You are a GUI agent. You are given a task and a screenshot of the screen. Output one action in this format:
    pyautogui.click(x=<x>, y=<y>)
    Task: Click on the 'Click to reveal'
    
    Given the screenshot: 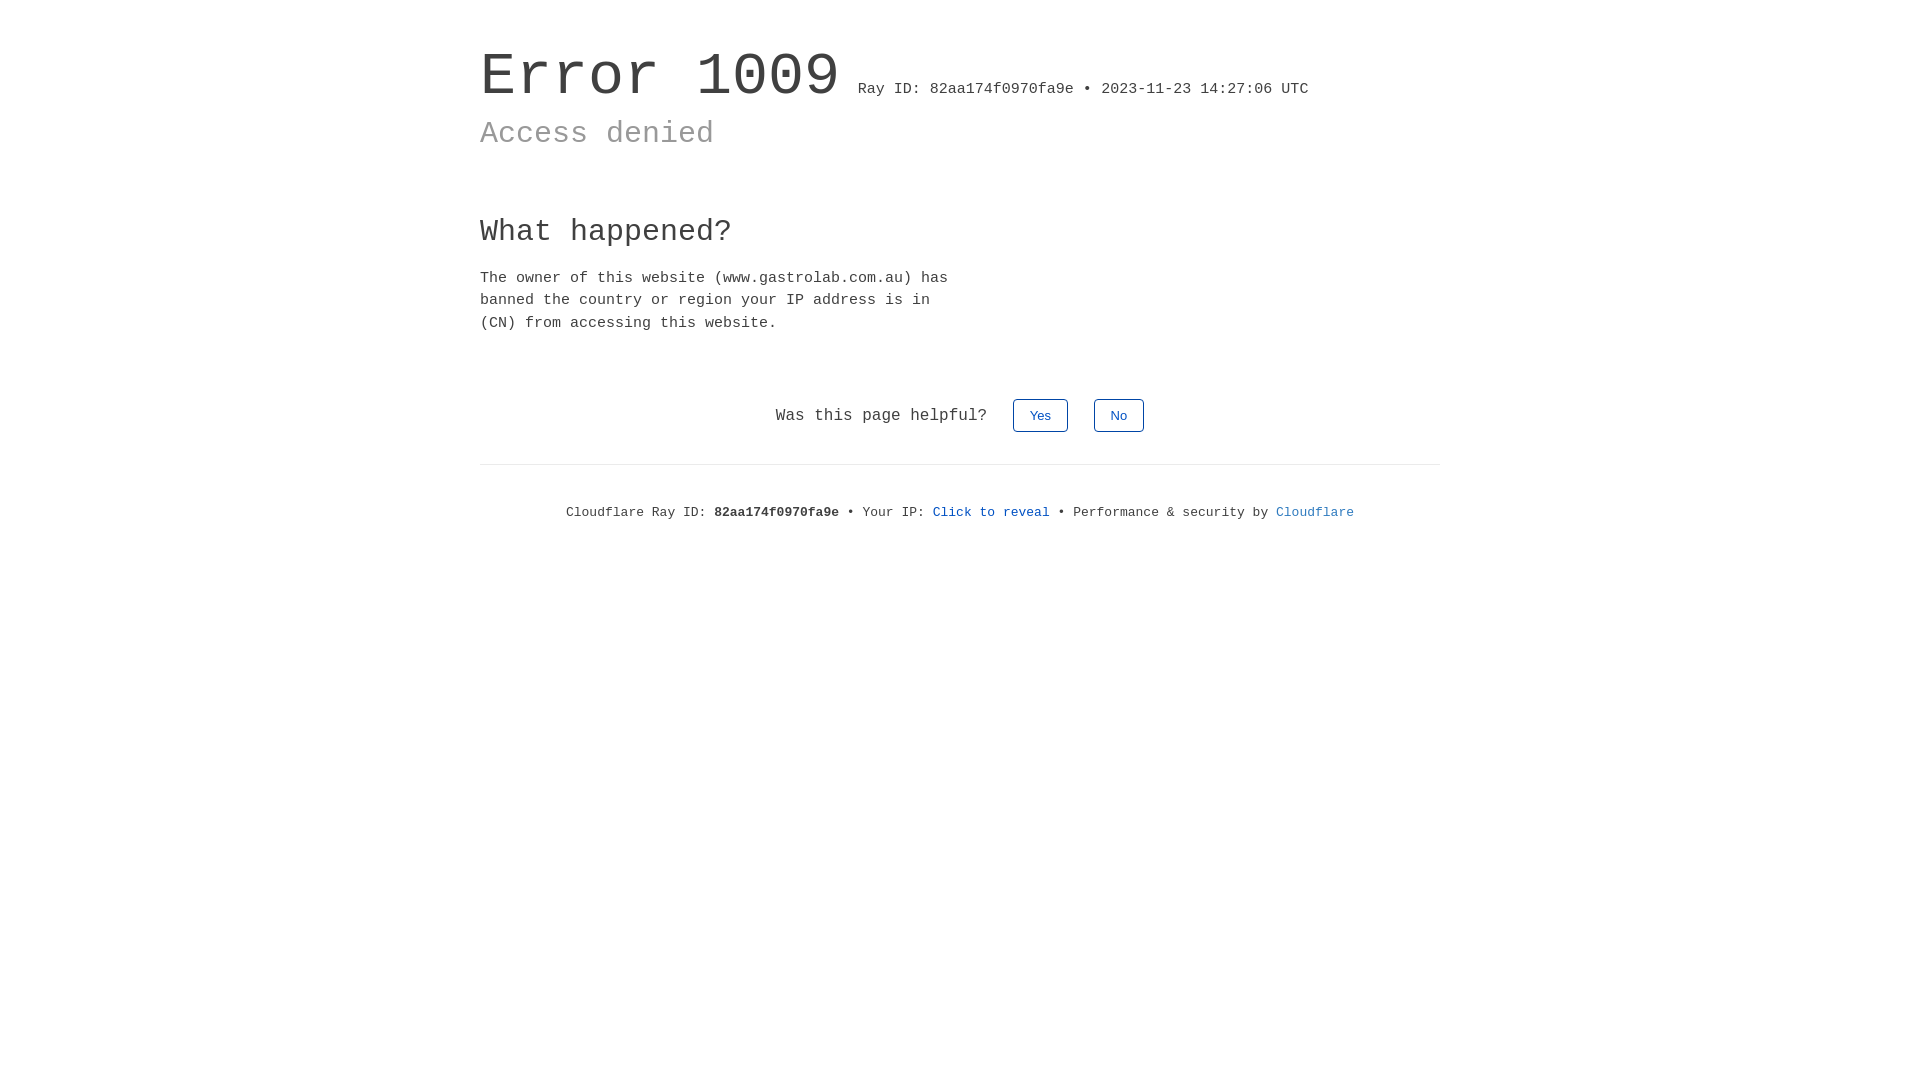 What is the action you would take?
    pyautogui.click(x=991, y=511)
    